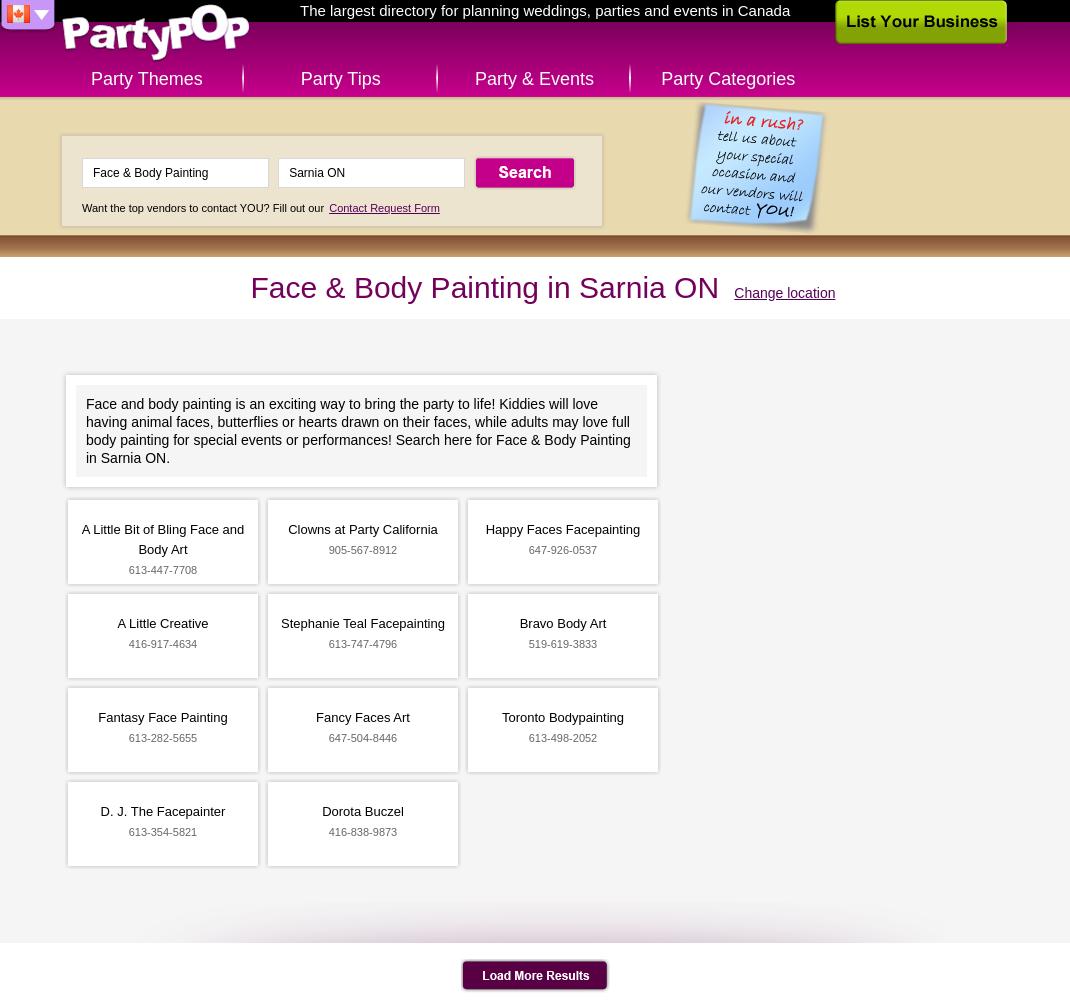  Describe the element at coordinates (783, 293) in the screenshot. I see `'Change location'` at that location.